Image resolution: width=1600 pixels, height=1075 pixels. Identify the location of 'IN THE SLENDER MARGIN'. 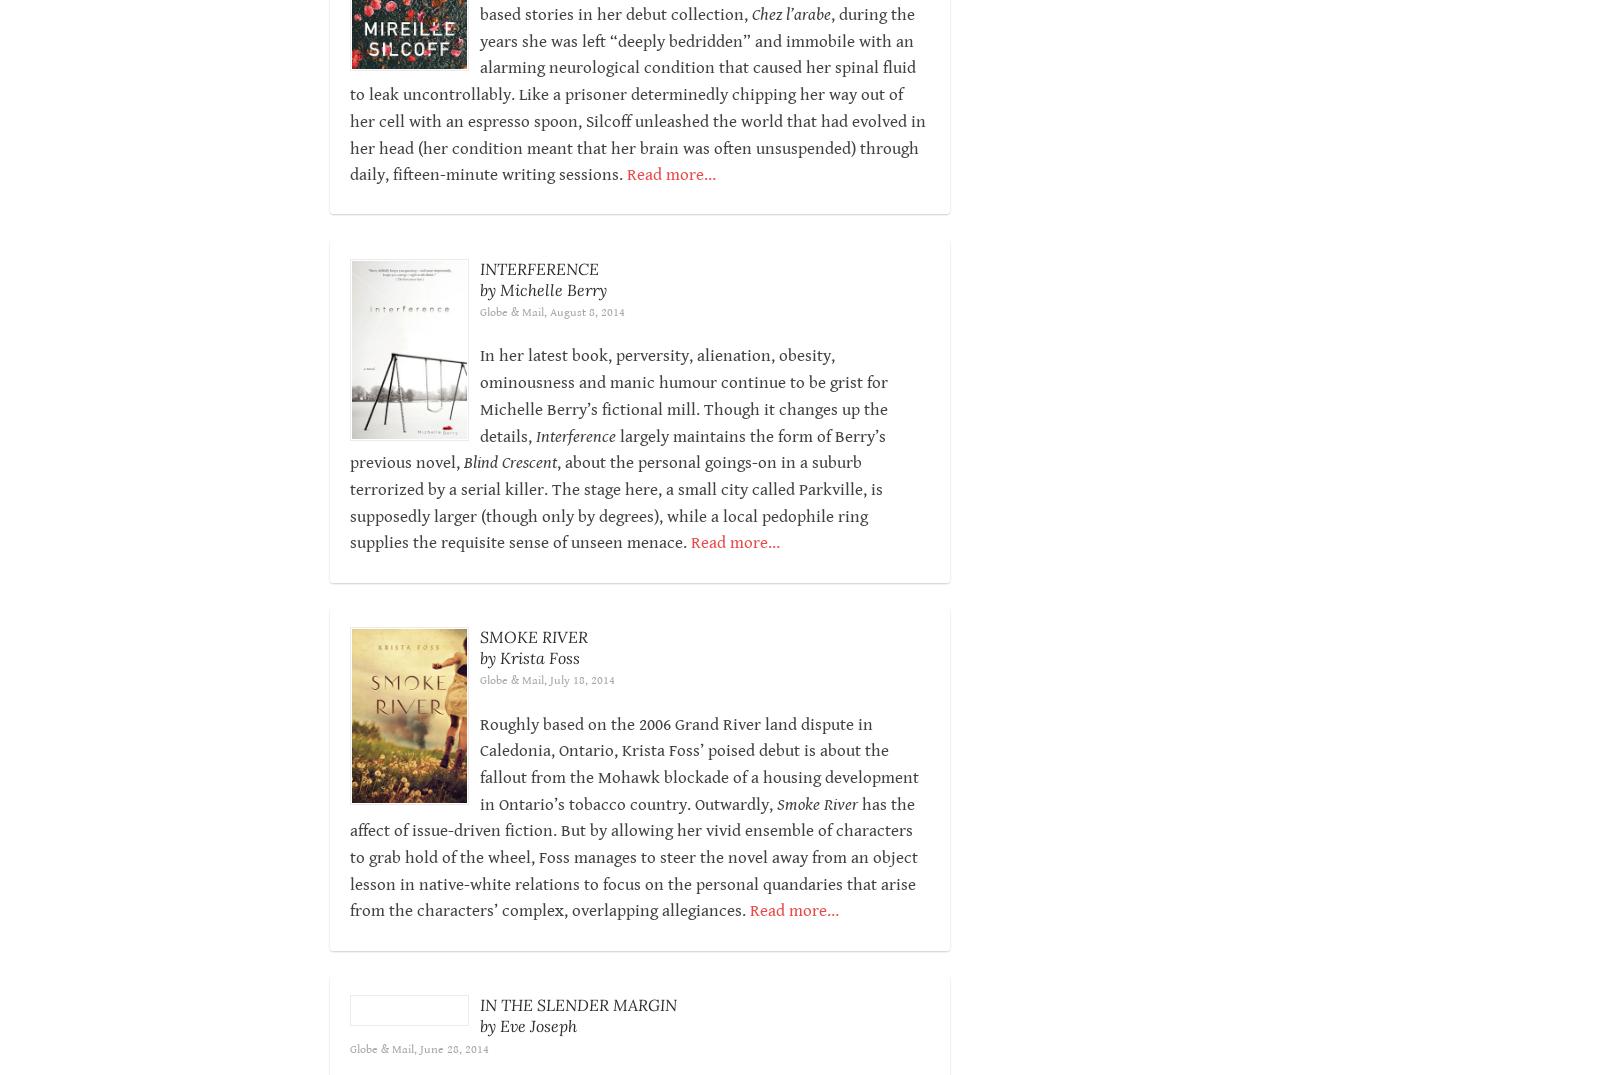
(576, 1031).